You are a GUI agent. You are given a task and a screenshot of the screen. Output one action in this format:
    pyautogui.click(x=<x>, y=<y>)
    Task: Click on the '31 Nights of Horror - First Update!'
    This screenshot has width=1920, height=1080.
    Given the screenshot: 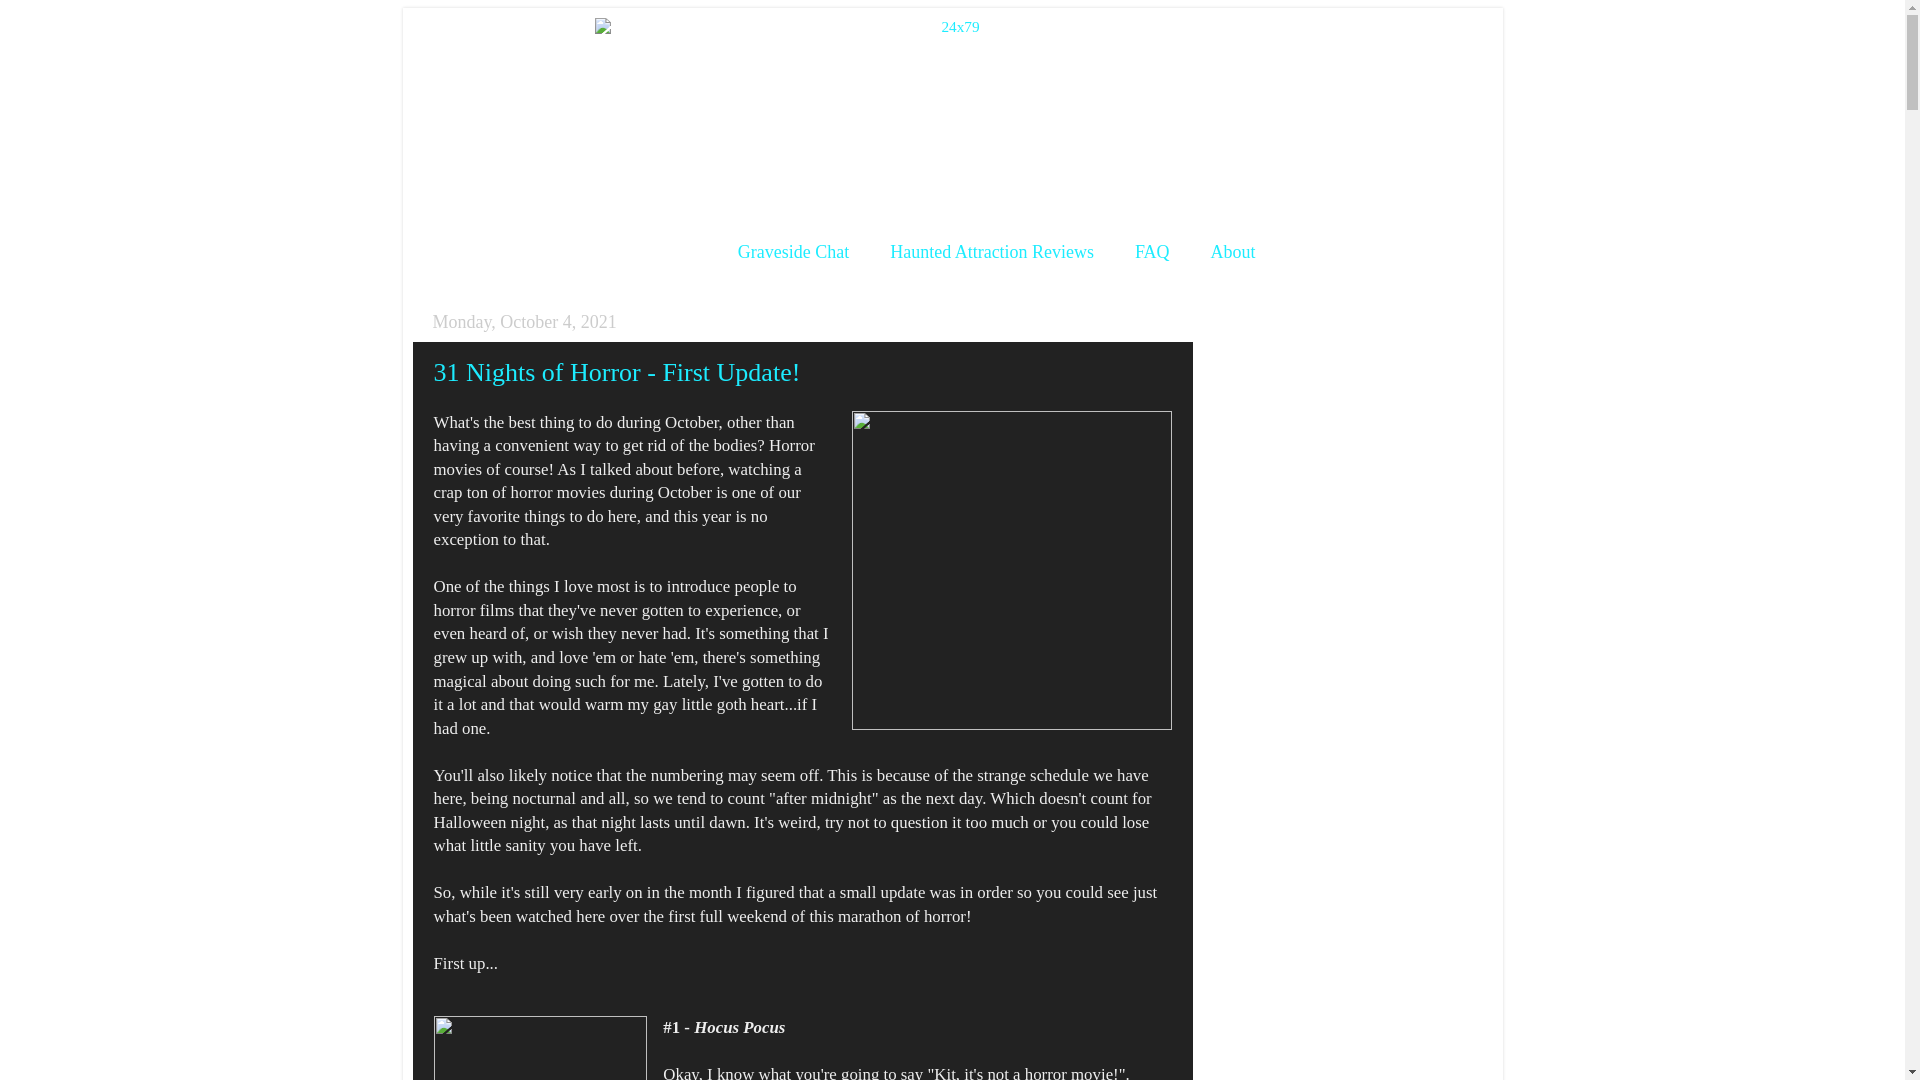 What is the action you would take?
    pyautogui.click(x=616, y=372)
    